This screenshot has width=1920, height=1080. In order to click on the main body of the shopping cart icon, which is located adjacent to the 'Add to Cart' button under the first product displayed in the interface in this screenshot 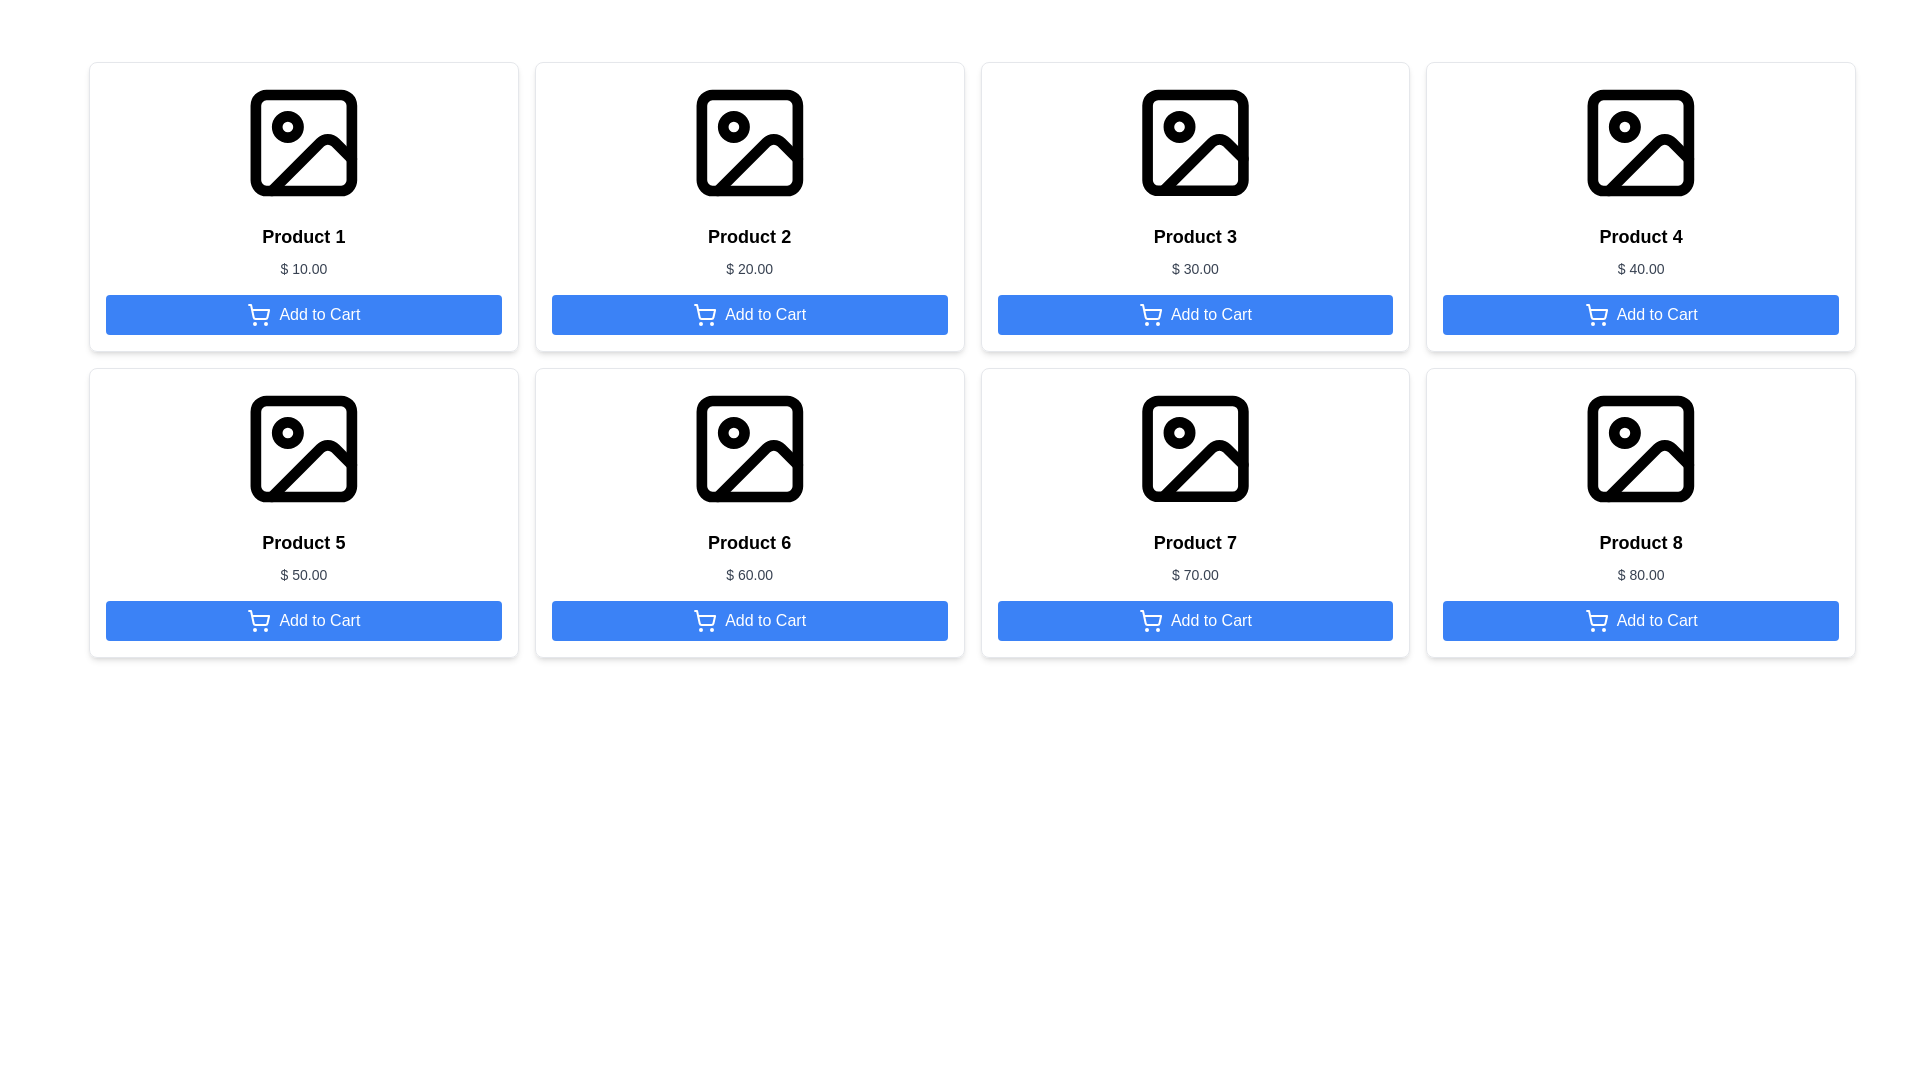, I will do `click(258, 312)`.